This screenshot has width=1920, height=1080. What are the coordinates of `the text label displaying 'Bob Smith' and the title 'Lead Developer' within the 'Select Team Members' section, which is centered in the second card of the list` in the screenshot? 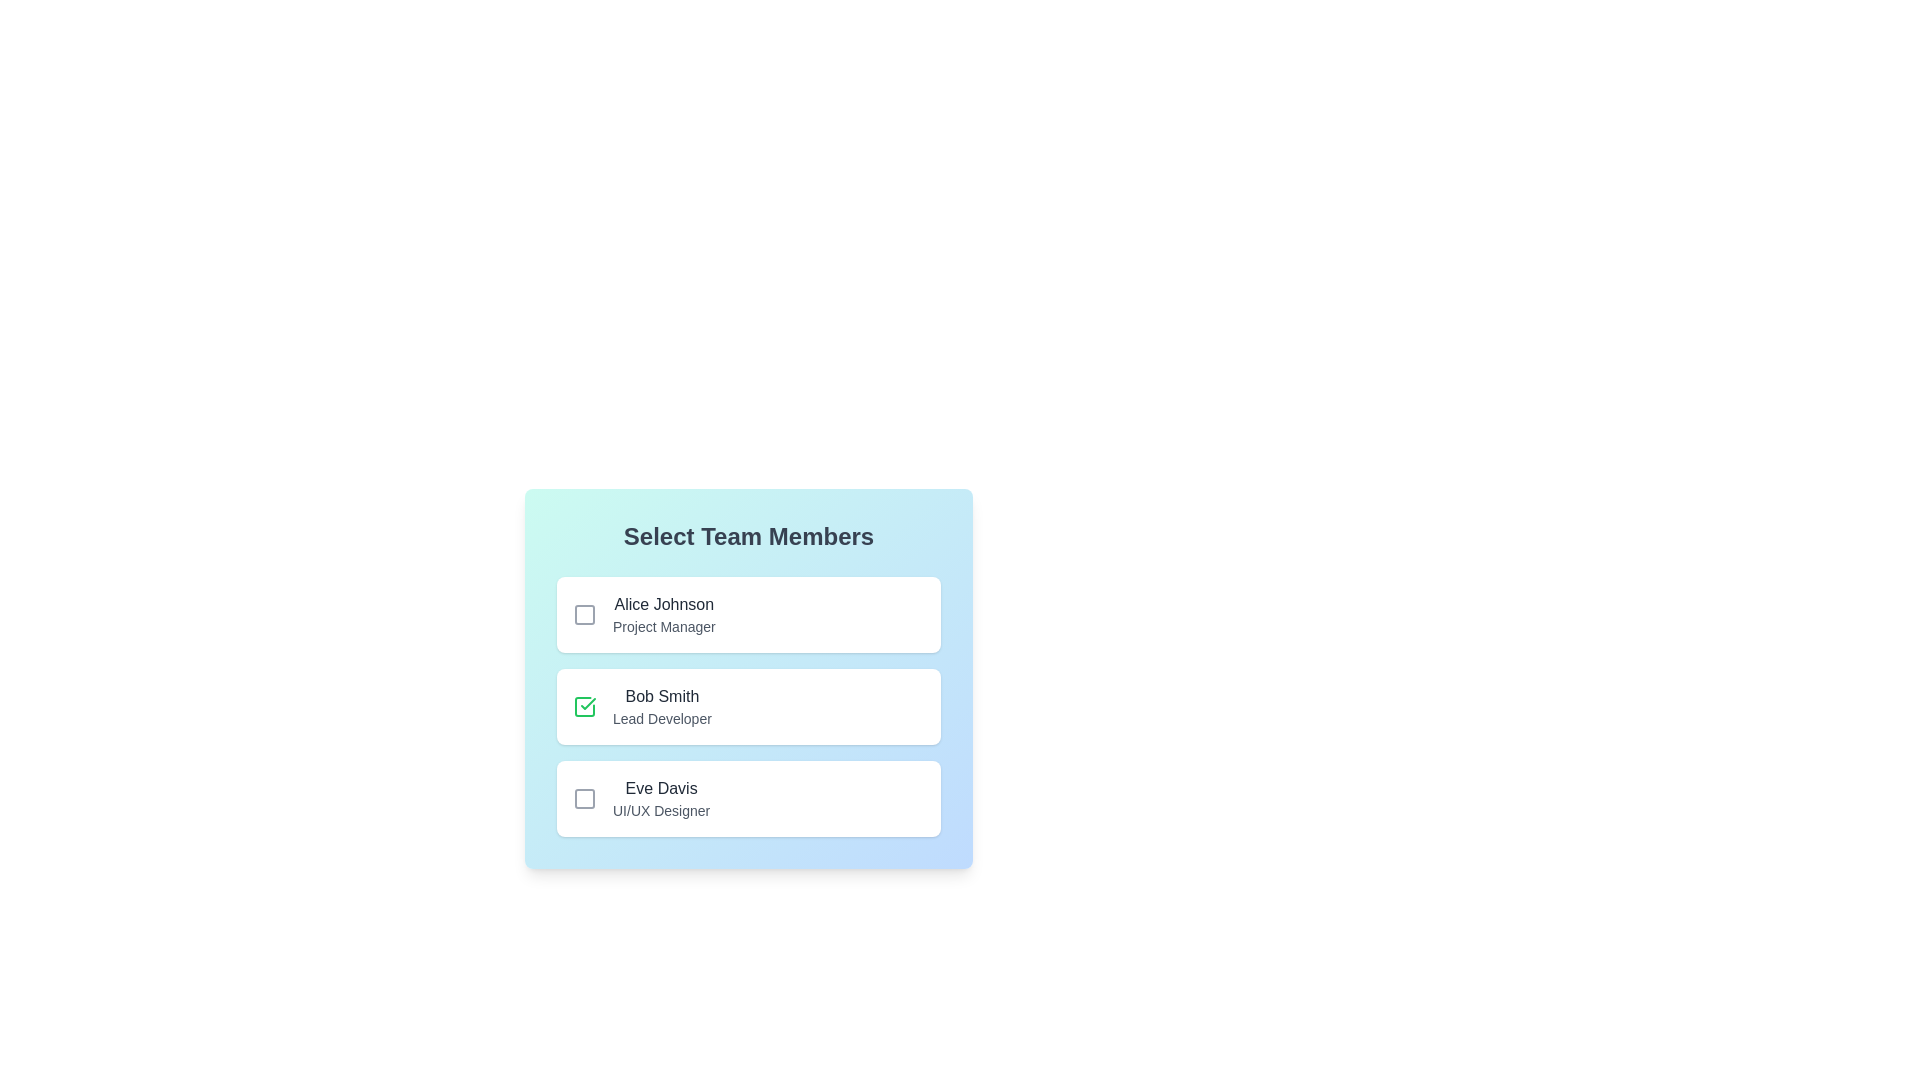 It's located at (662, 705).